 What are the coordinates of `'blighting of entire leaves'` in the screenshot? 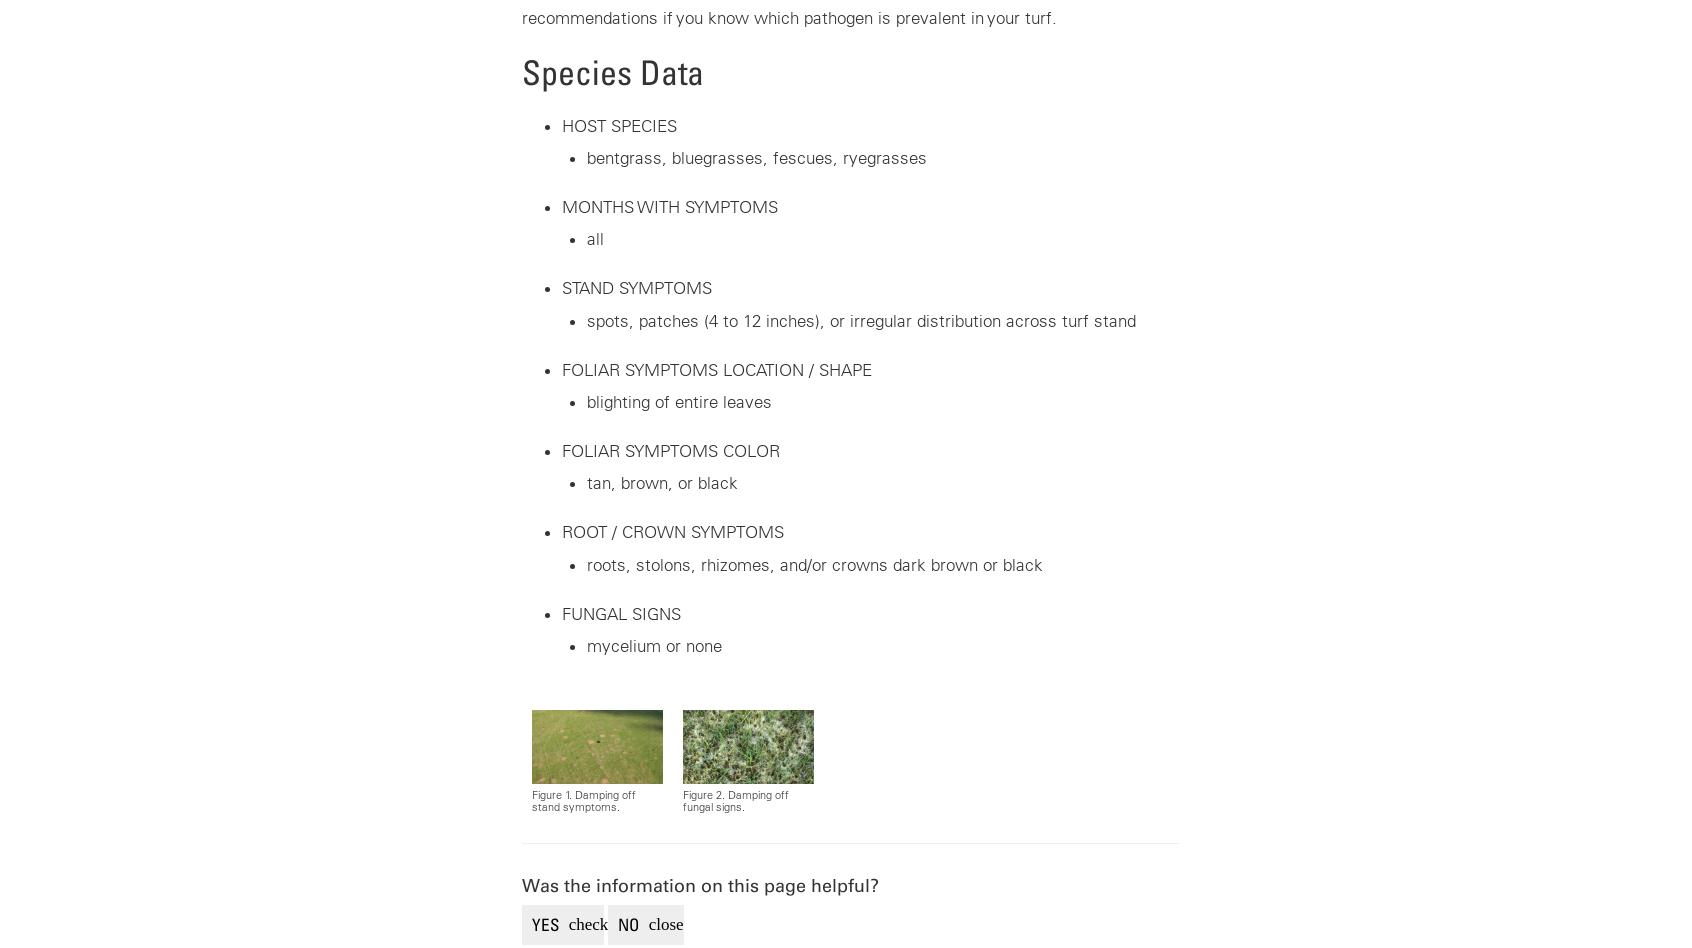 It's located at (678, 400).